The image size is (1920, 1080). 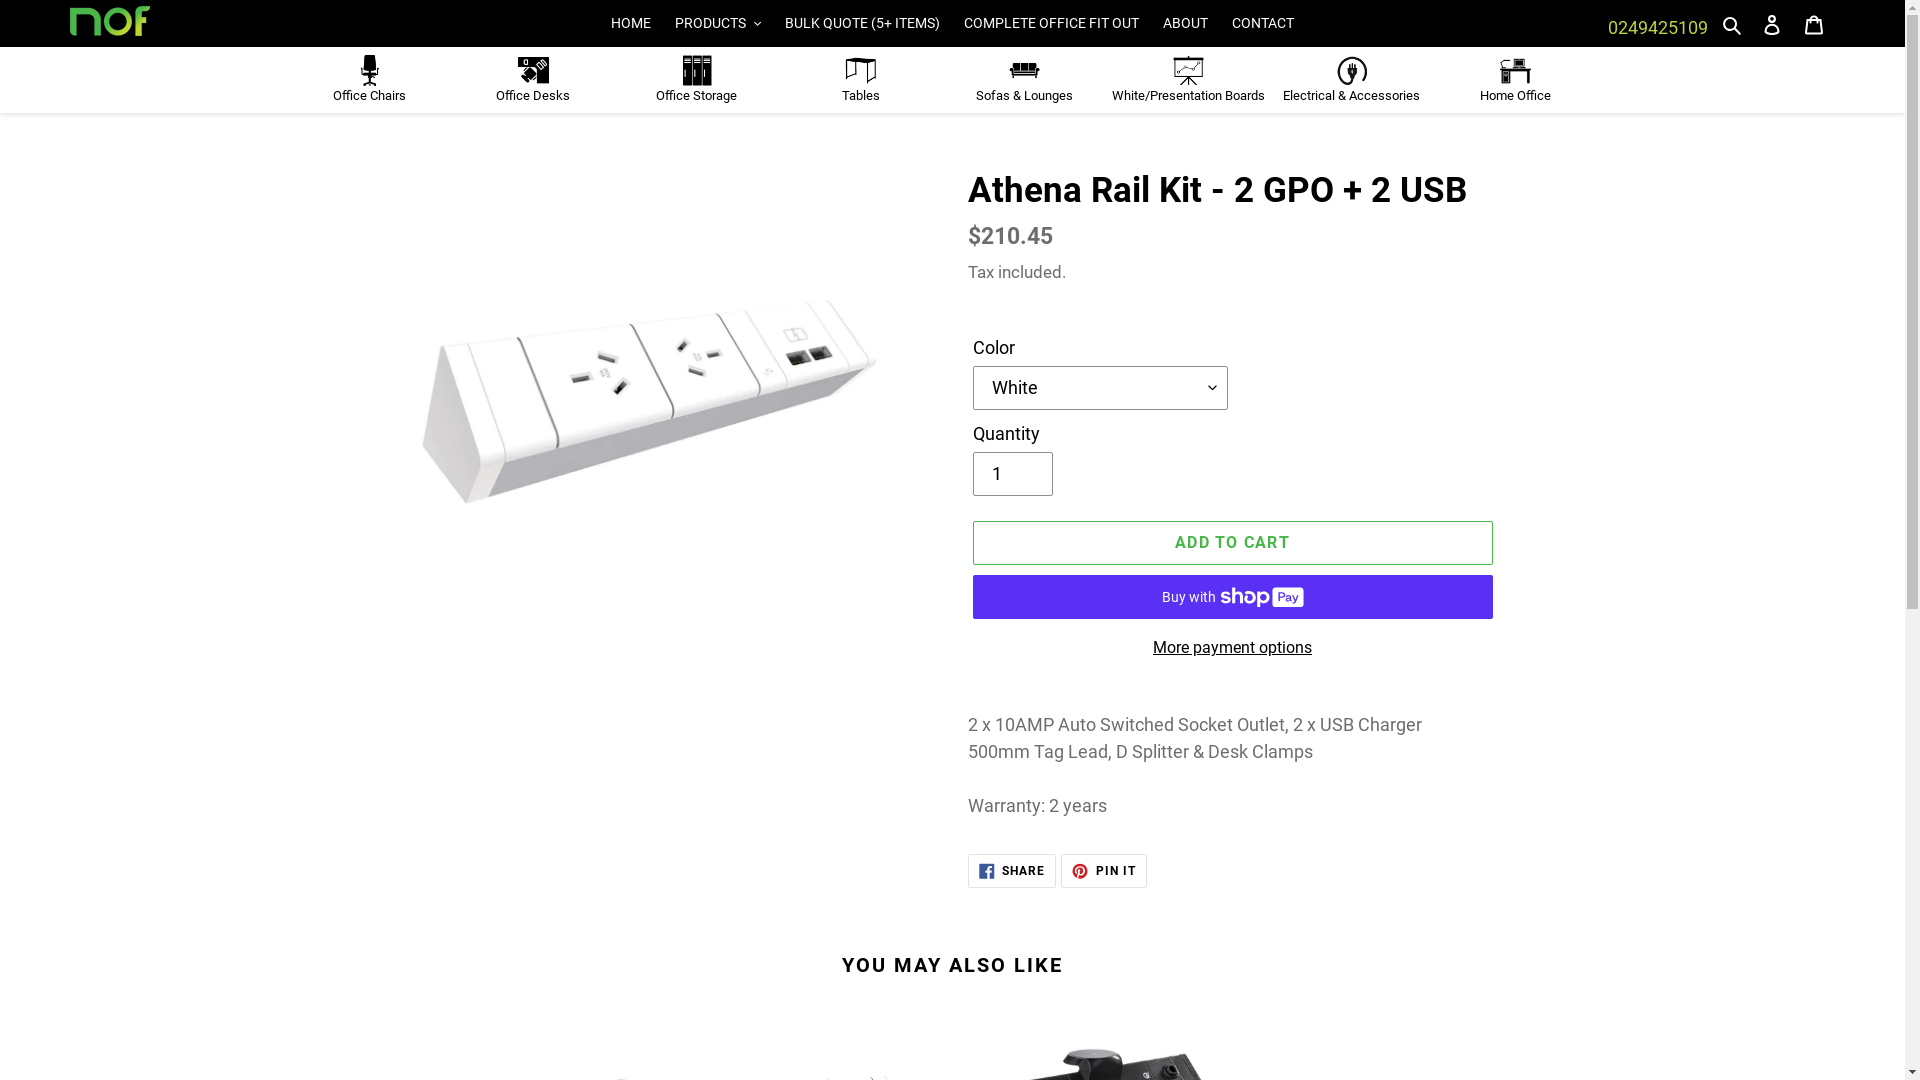 I want to click on 'PRODUCTS', so click(x=665, y=23).